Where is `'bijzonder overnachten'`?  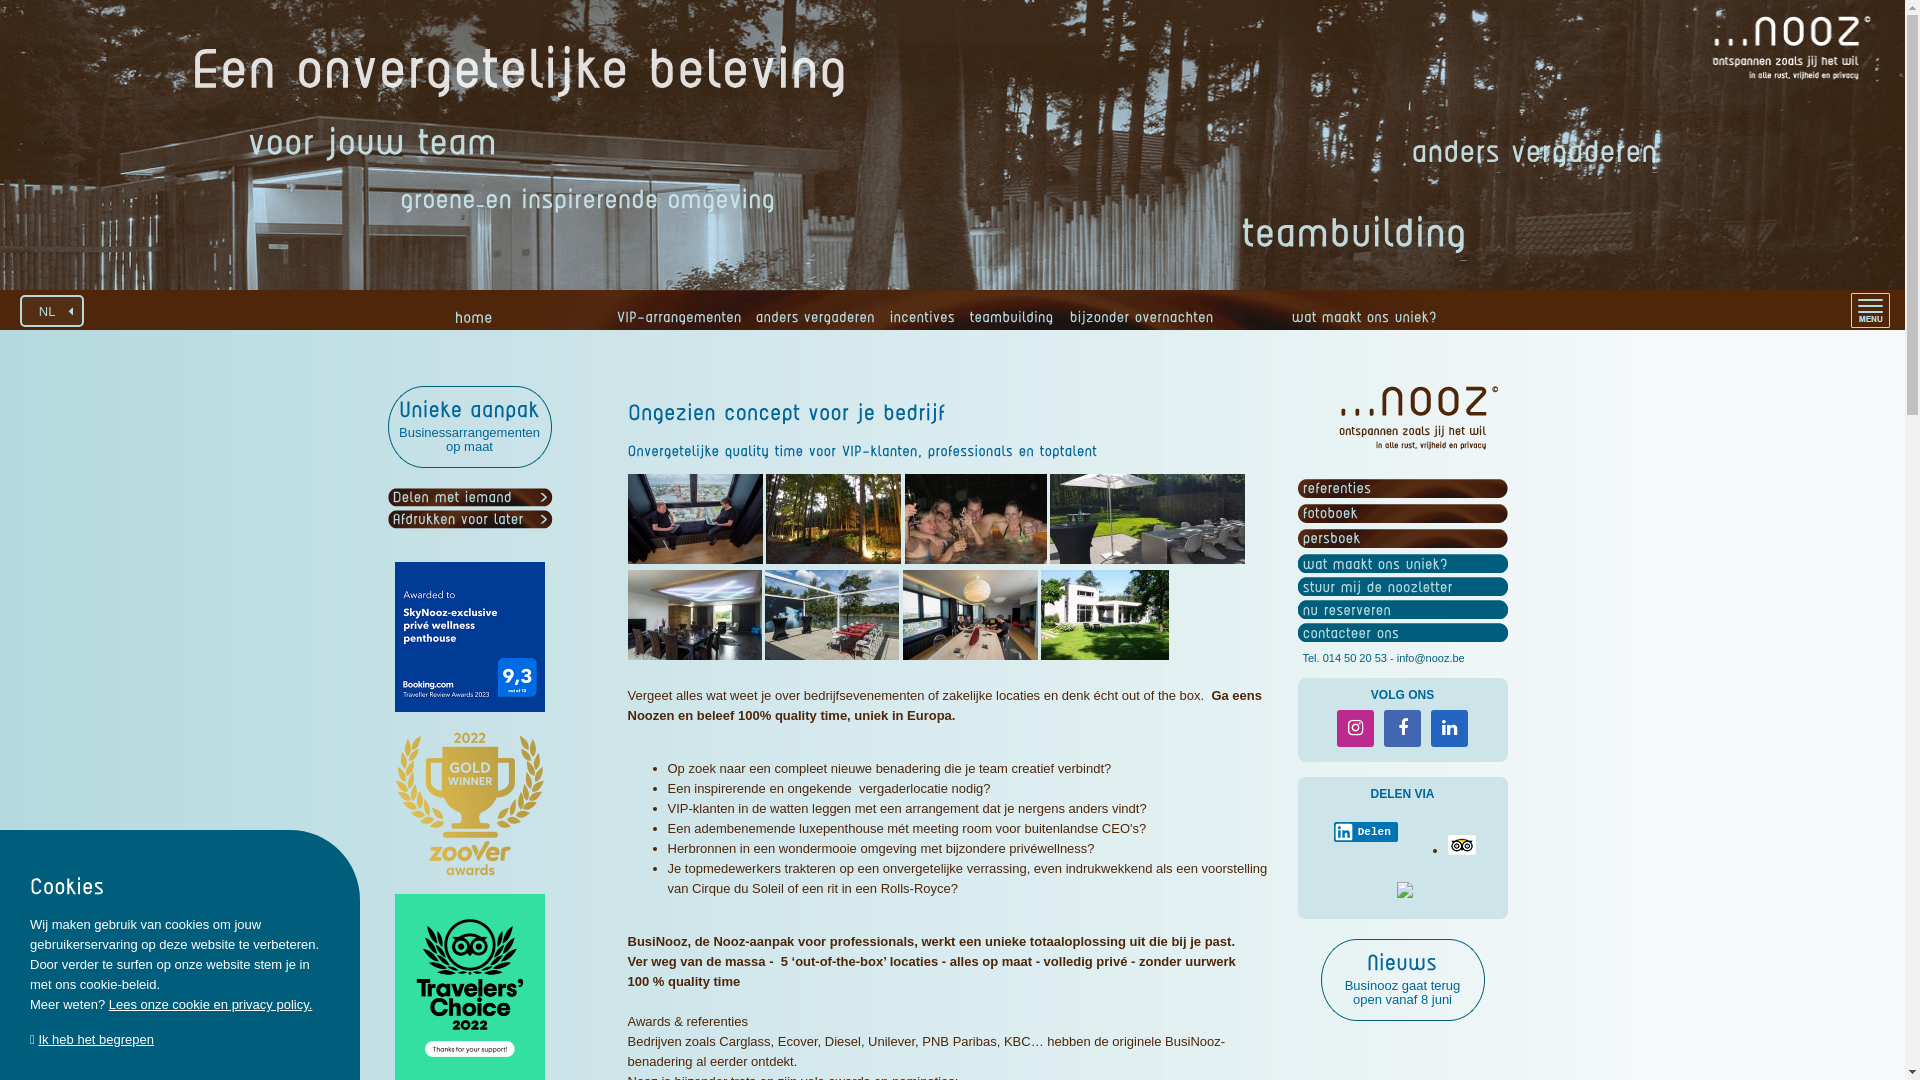 'bijzonder overnachten' is located at coordinates (1137, 322).